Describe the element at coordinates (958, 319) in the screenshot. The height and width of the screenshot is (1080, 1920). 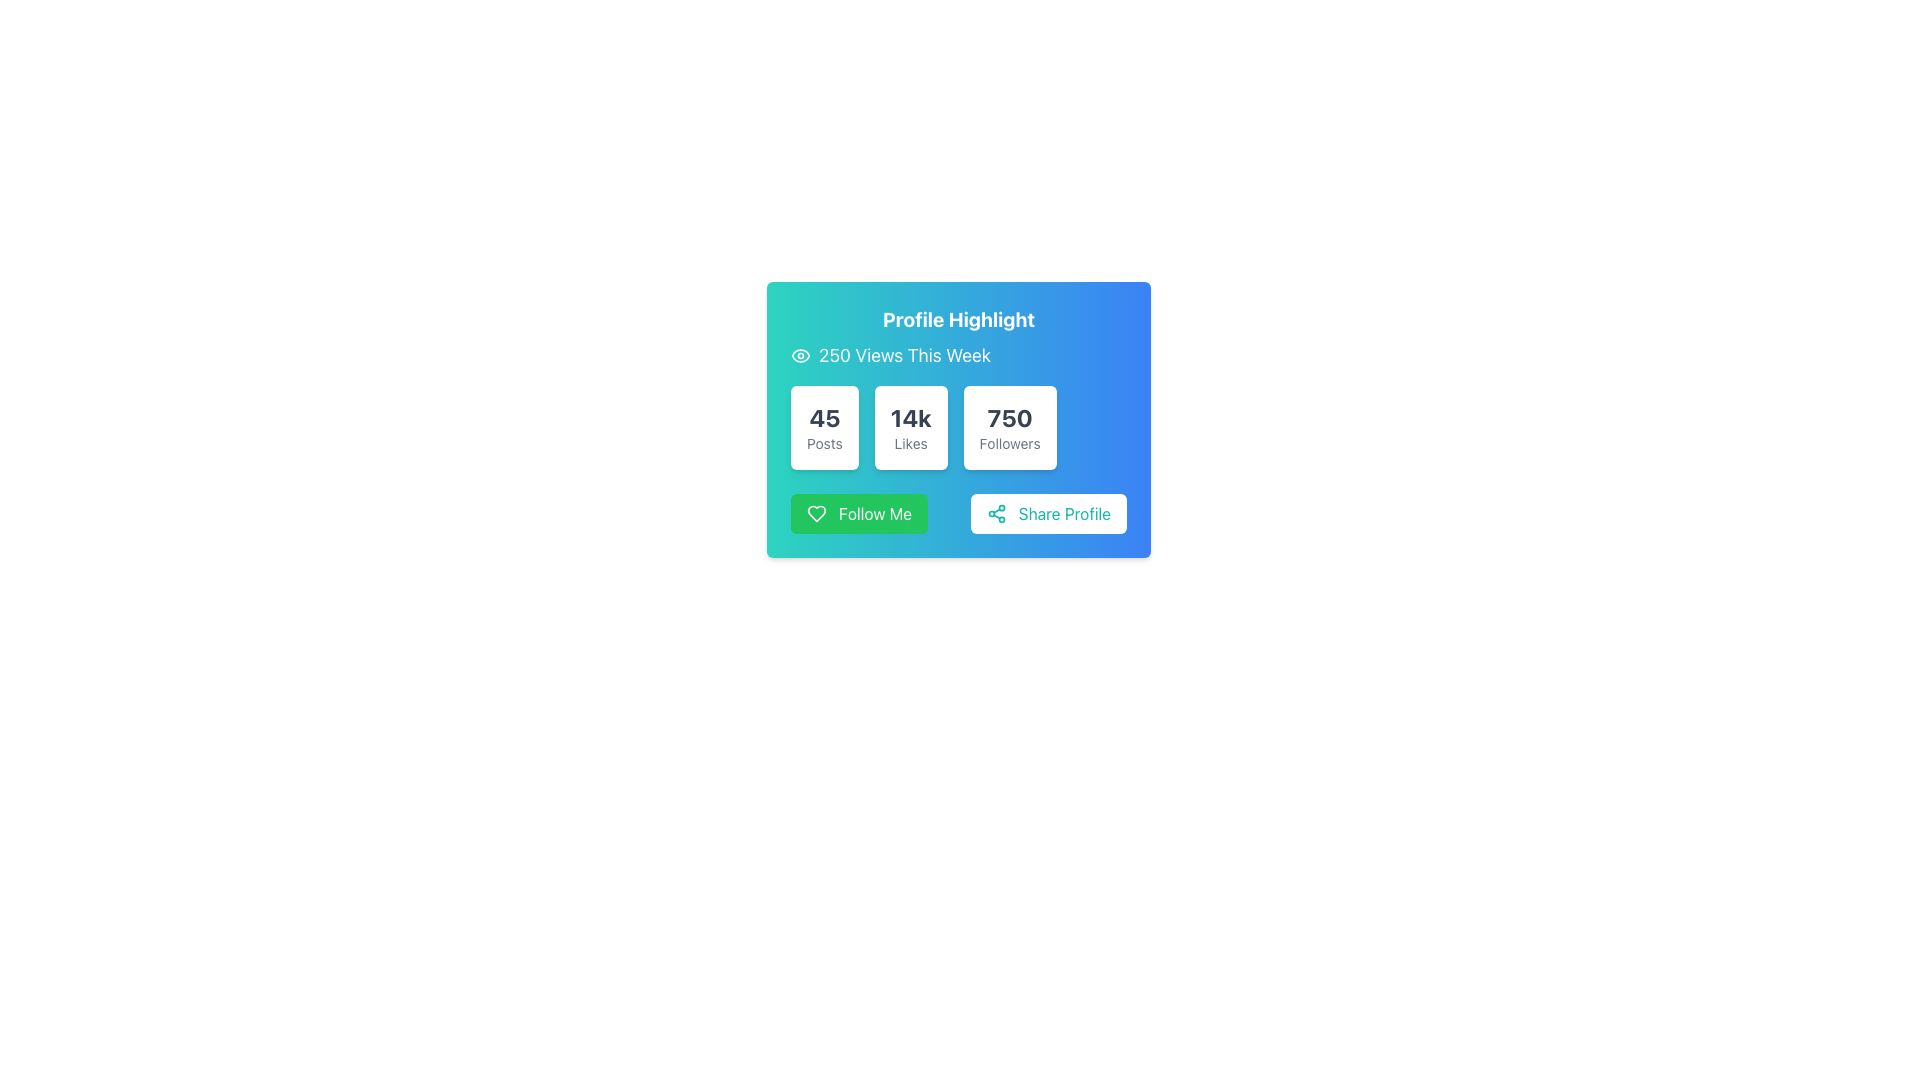
I see `the 'Profile Highlight' text label displayed in bold, large, white font, located at the top section of the card with a gradient background` at that location.